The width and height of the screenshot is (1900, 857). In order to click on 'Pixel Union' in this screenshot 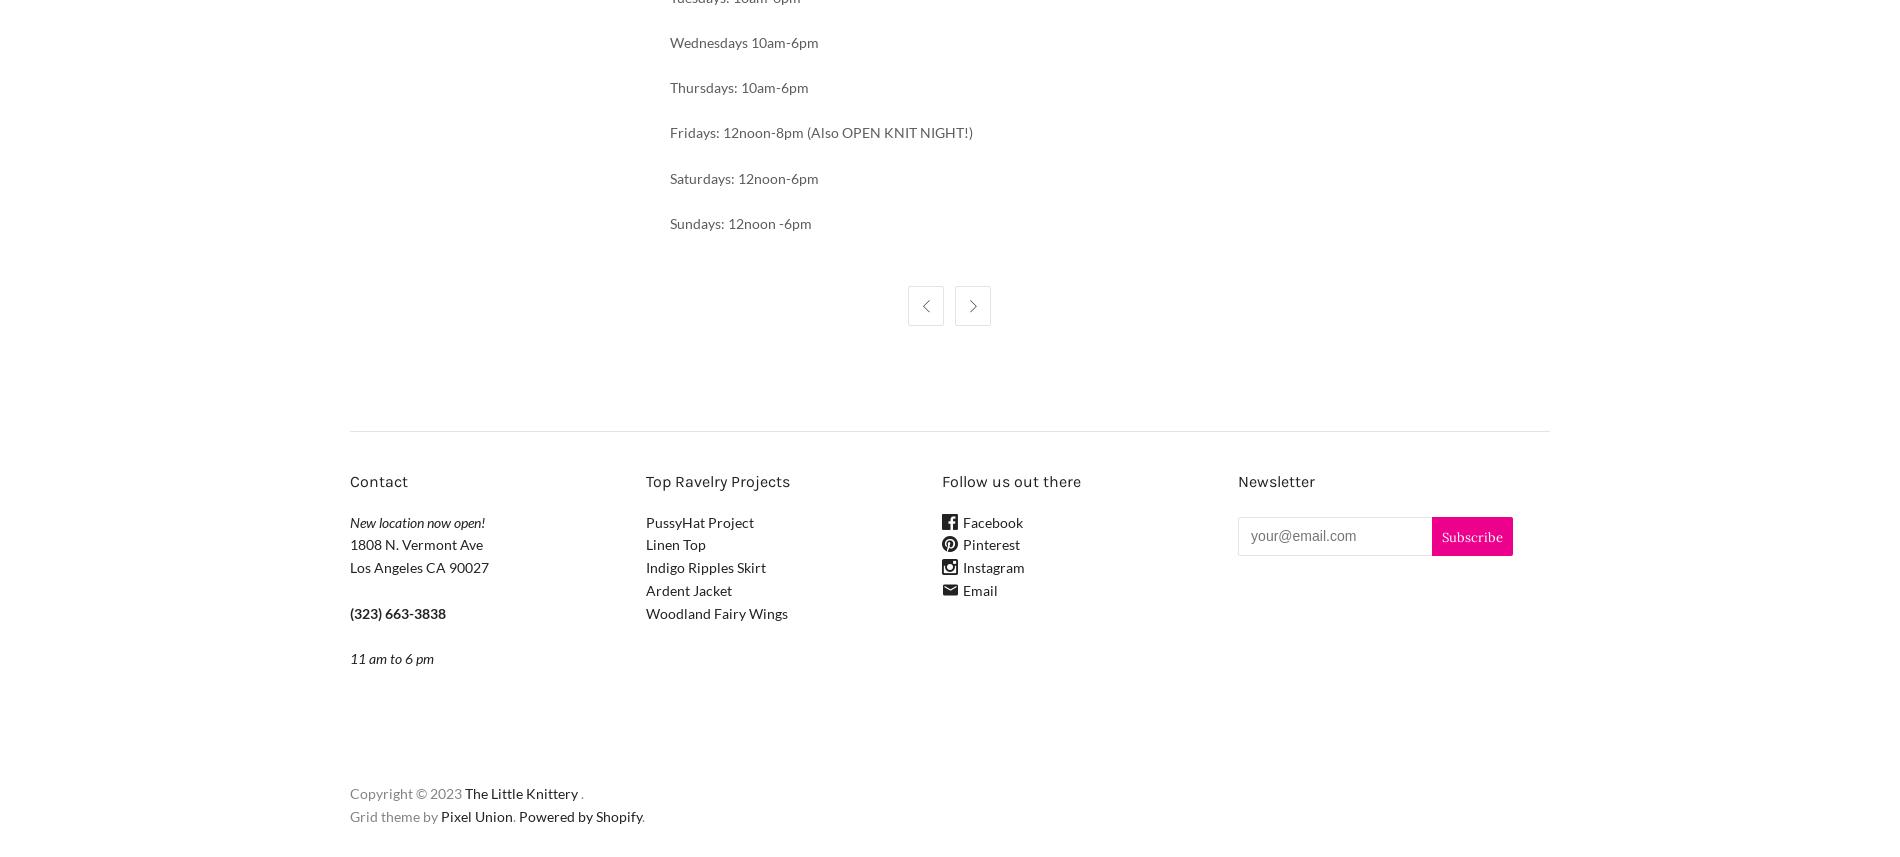, I will do `click(477, 815)`.